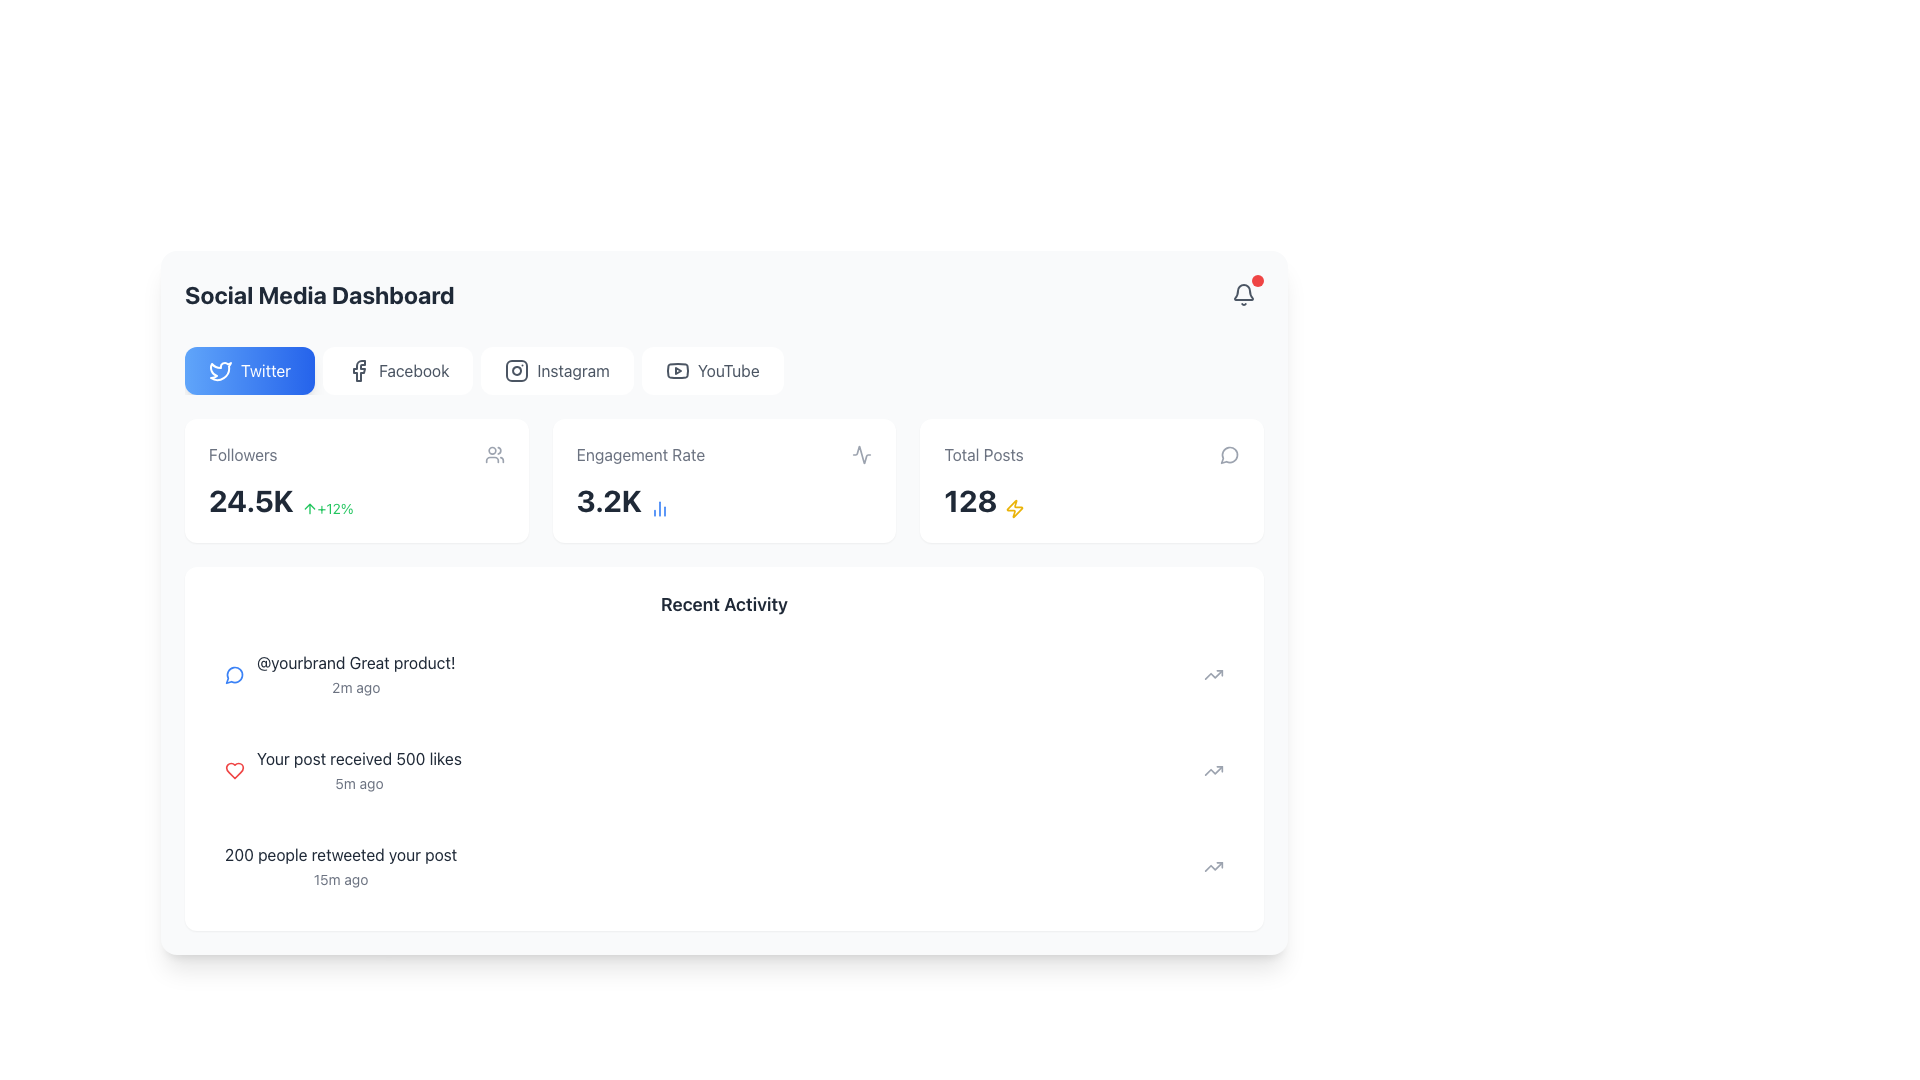  What do you see at coordinates (248, 370) in the screenshot?
I see `the first button in the horizontal list, labeled for Twitter` at bounding box center [248, 370].